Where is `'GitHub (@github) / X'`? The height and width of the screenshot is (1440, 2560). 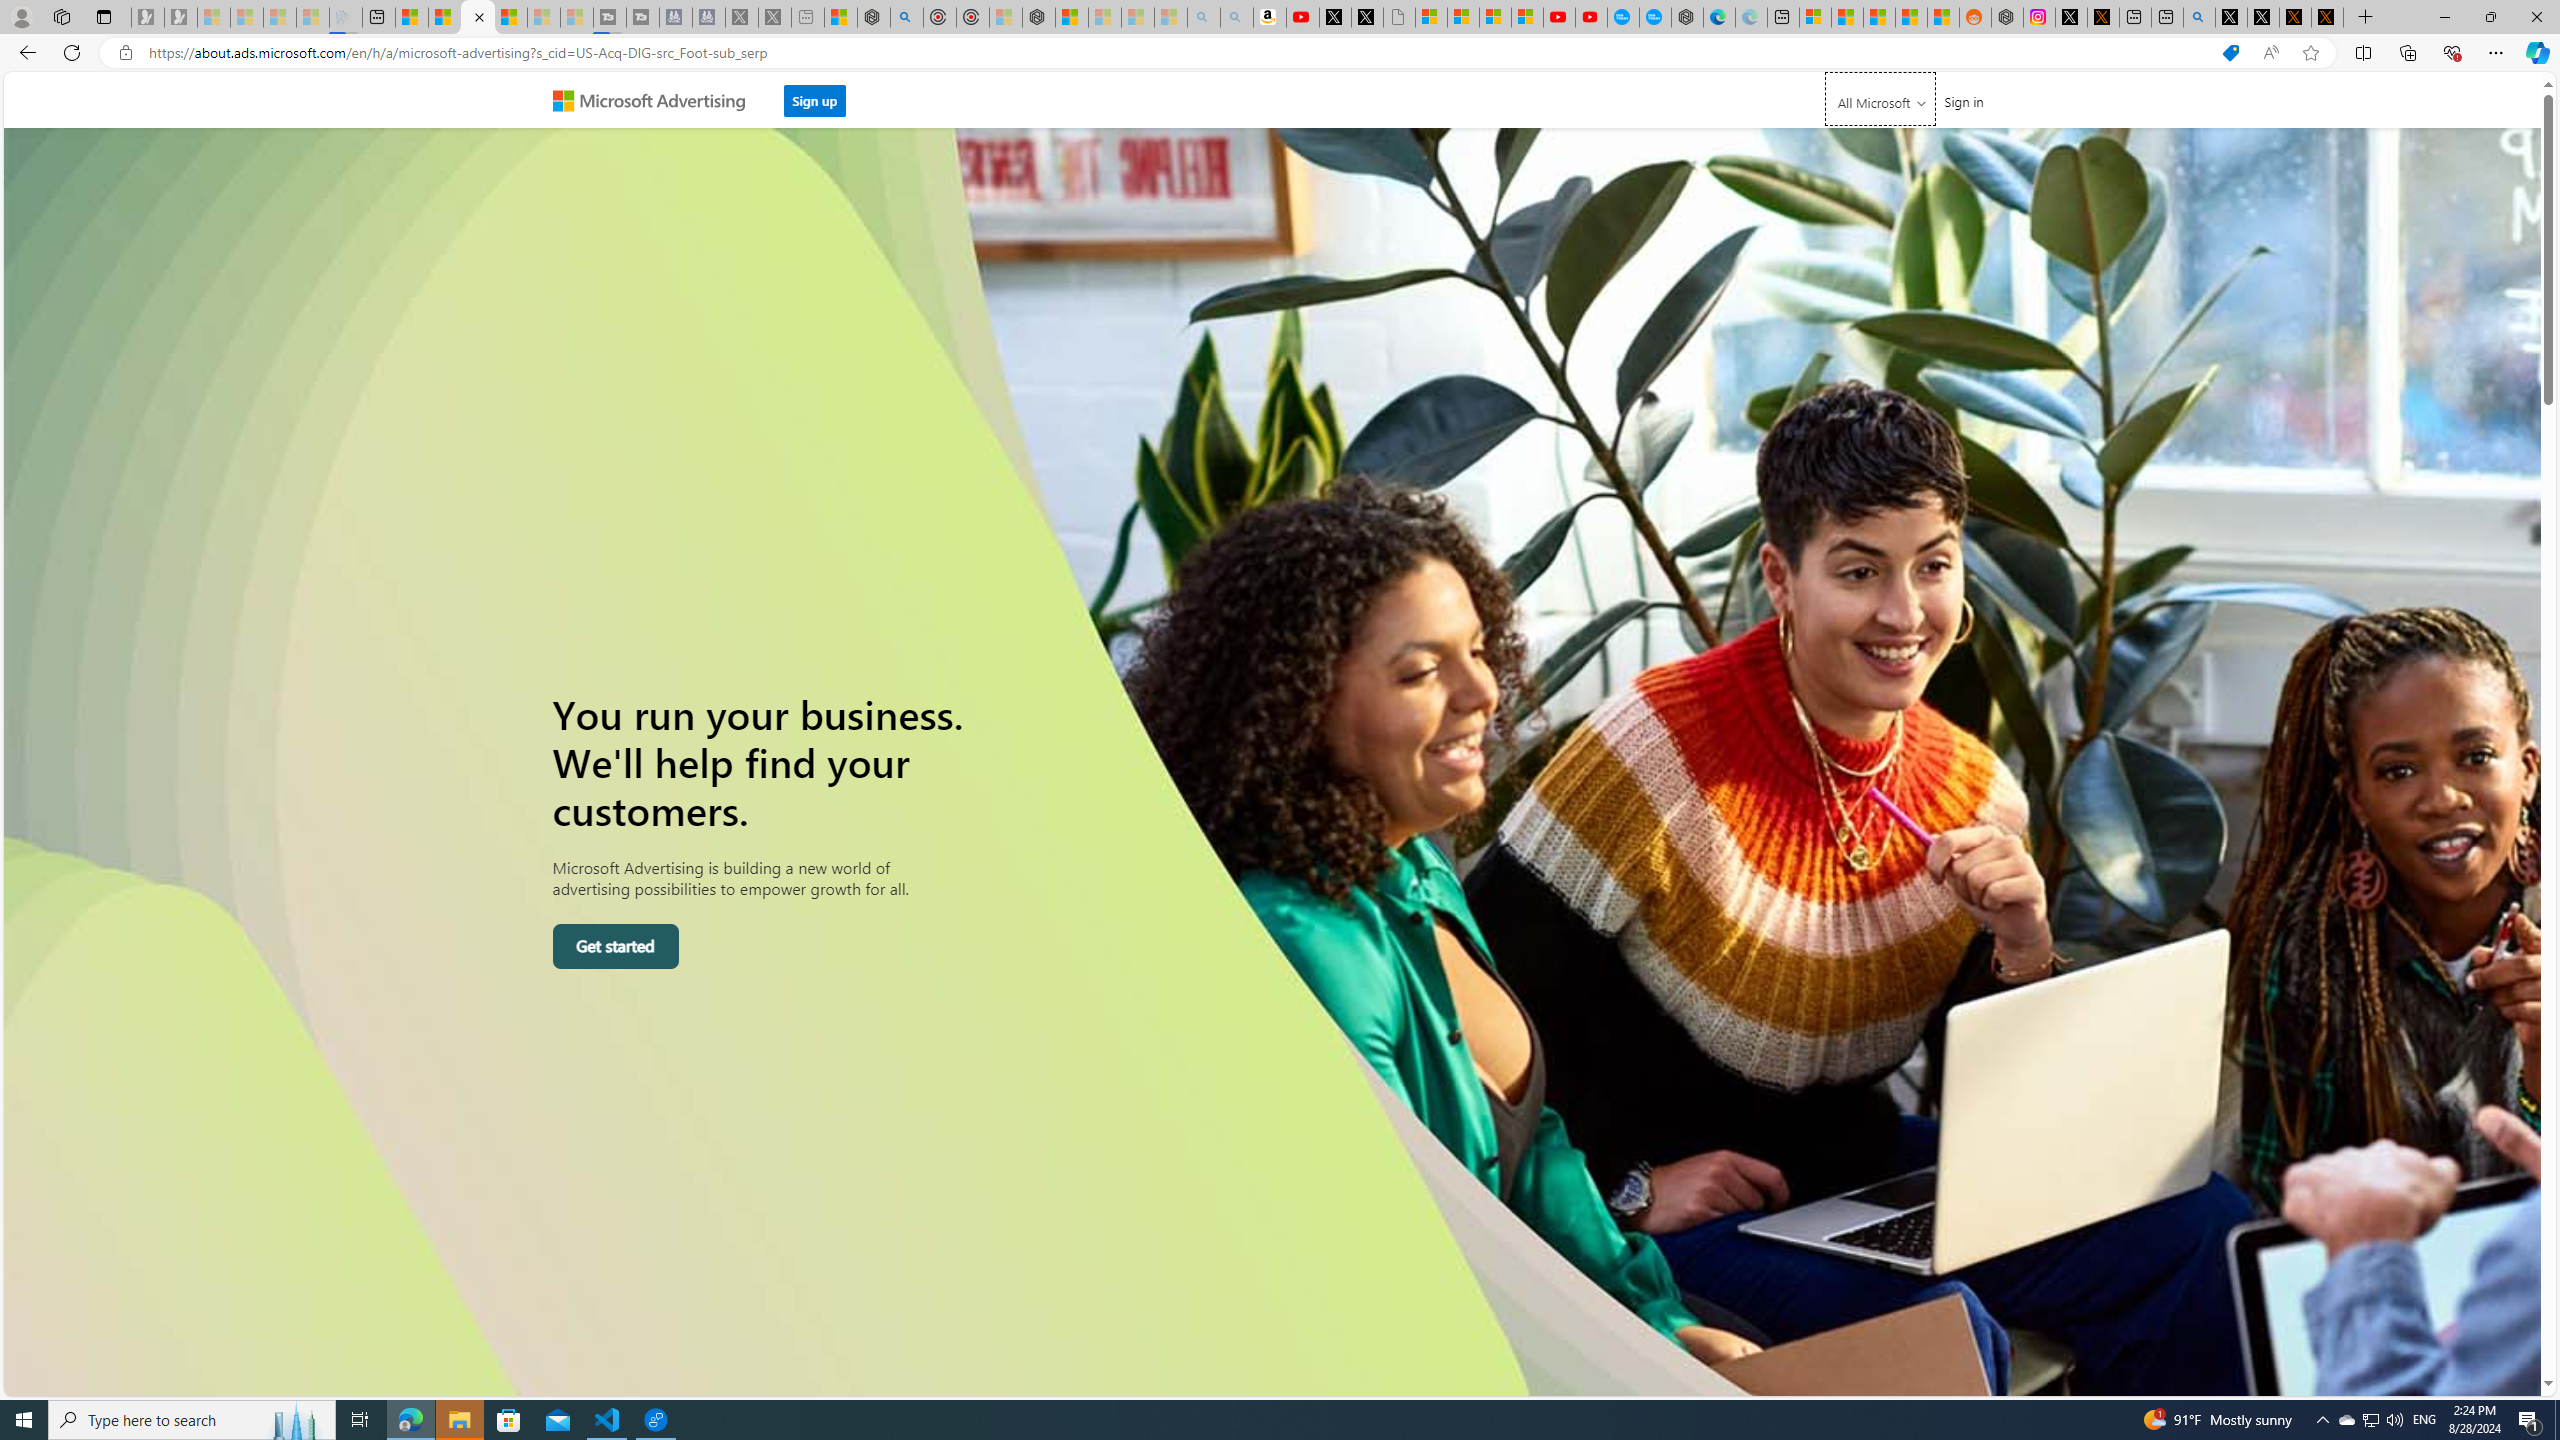 'GitHub (@github) / X' is located at coordinates (2263, 16).